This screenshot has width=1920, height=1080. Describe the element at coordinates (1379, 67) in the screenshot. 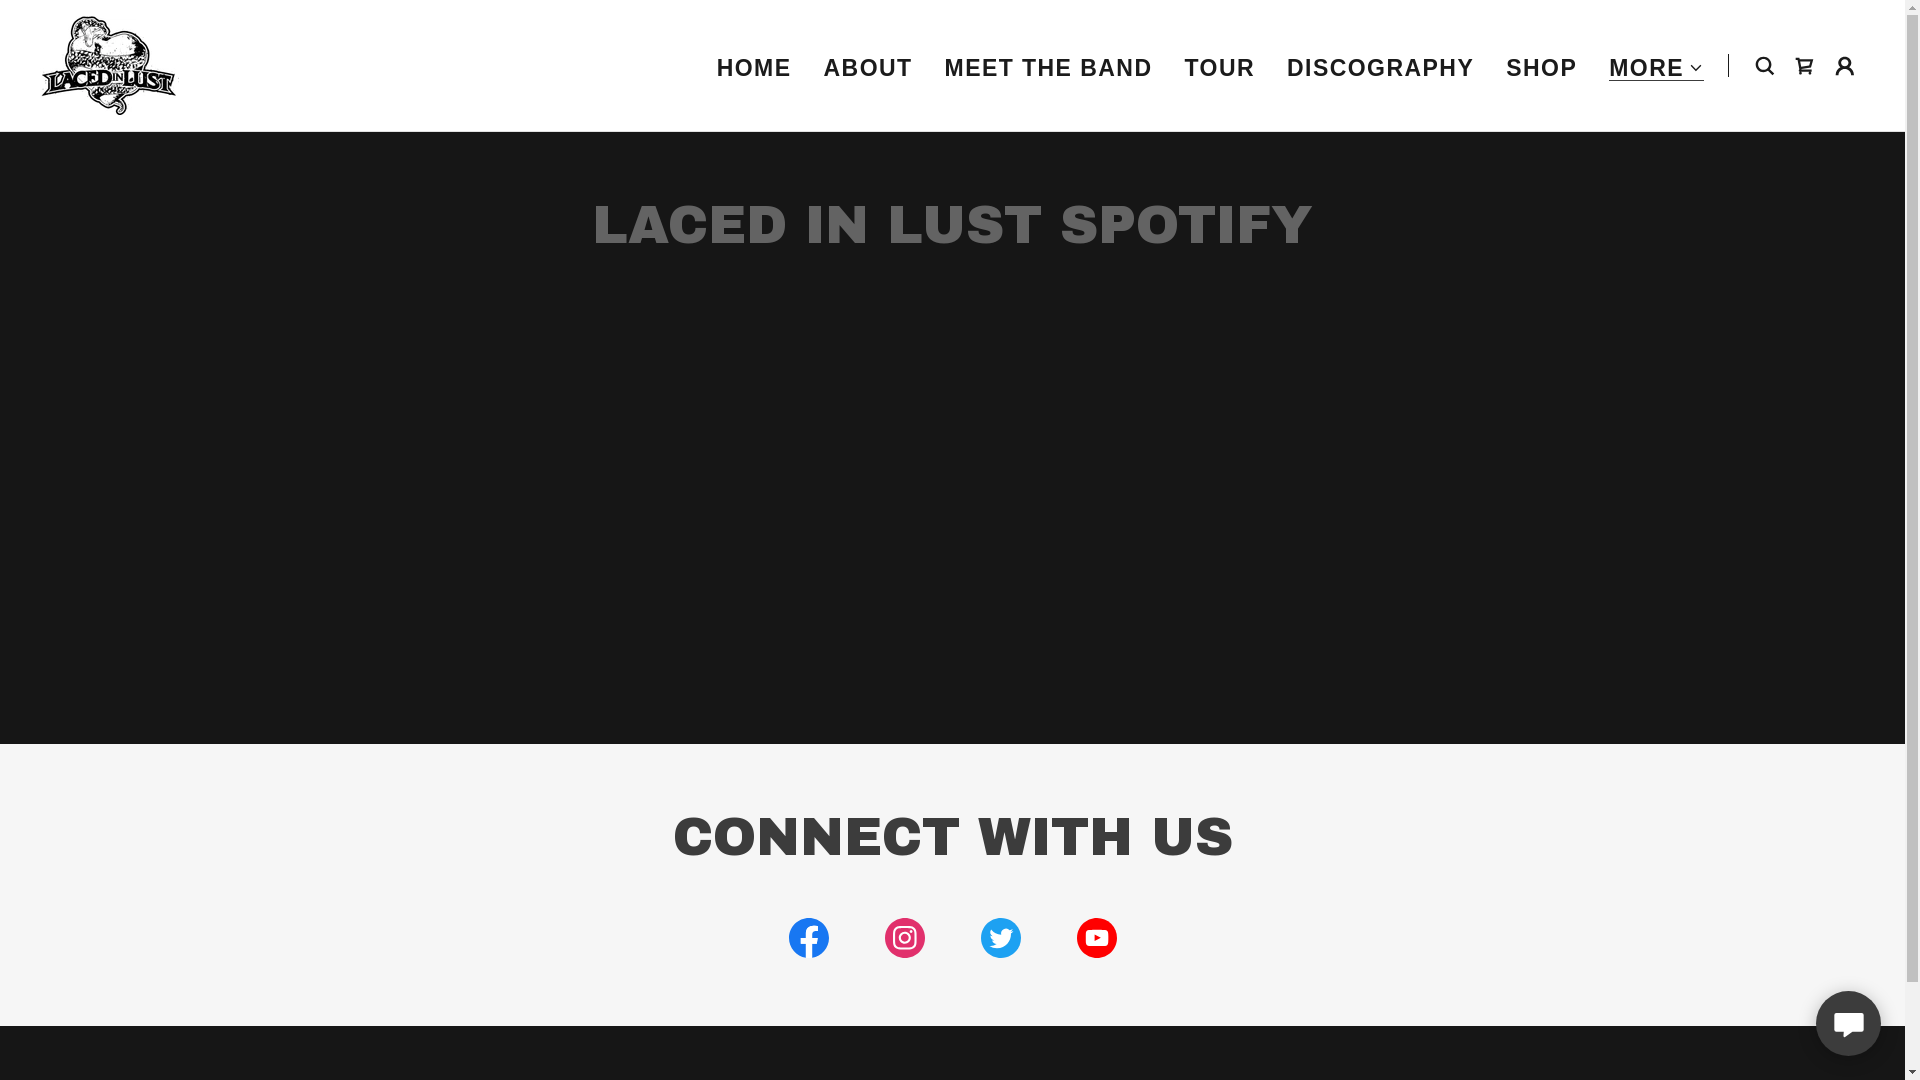

I see `'DISCOGRAPHY'` at that location.